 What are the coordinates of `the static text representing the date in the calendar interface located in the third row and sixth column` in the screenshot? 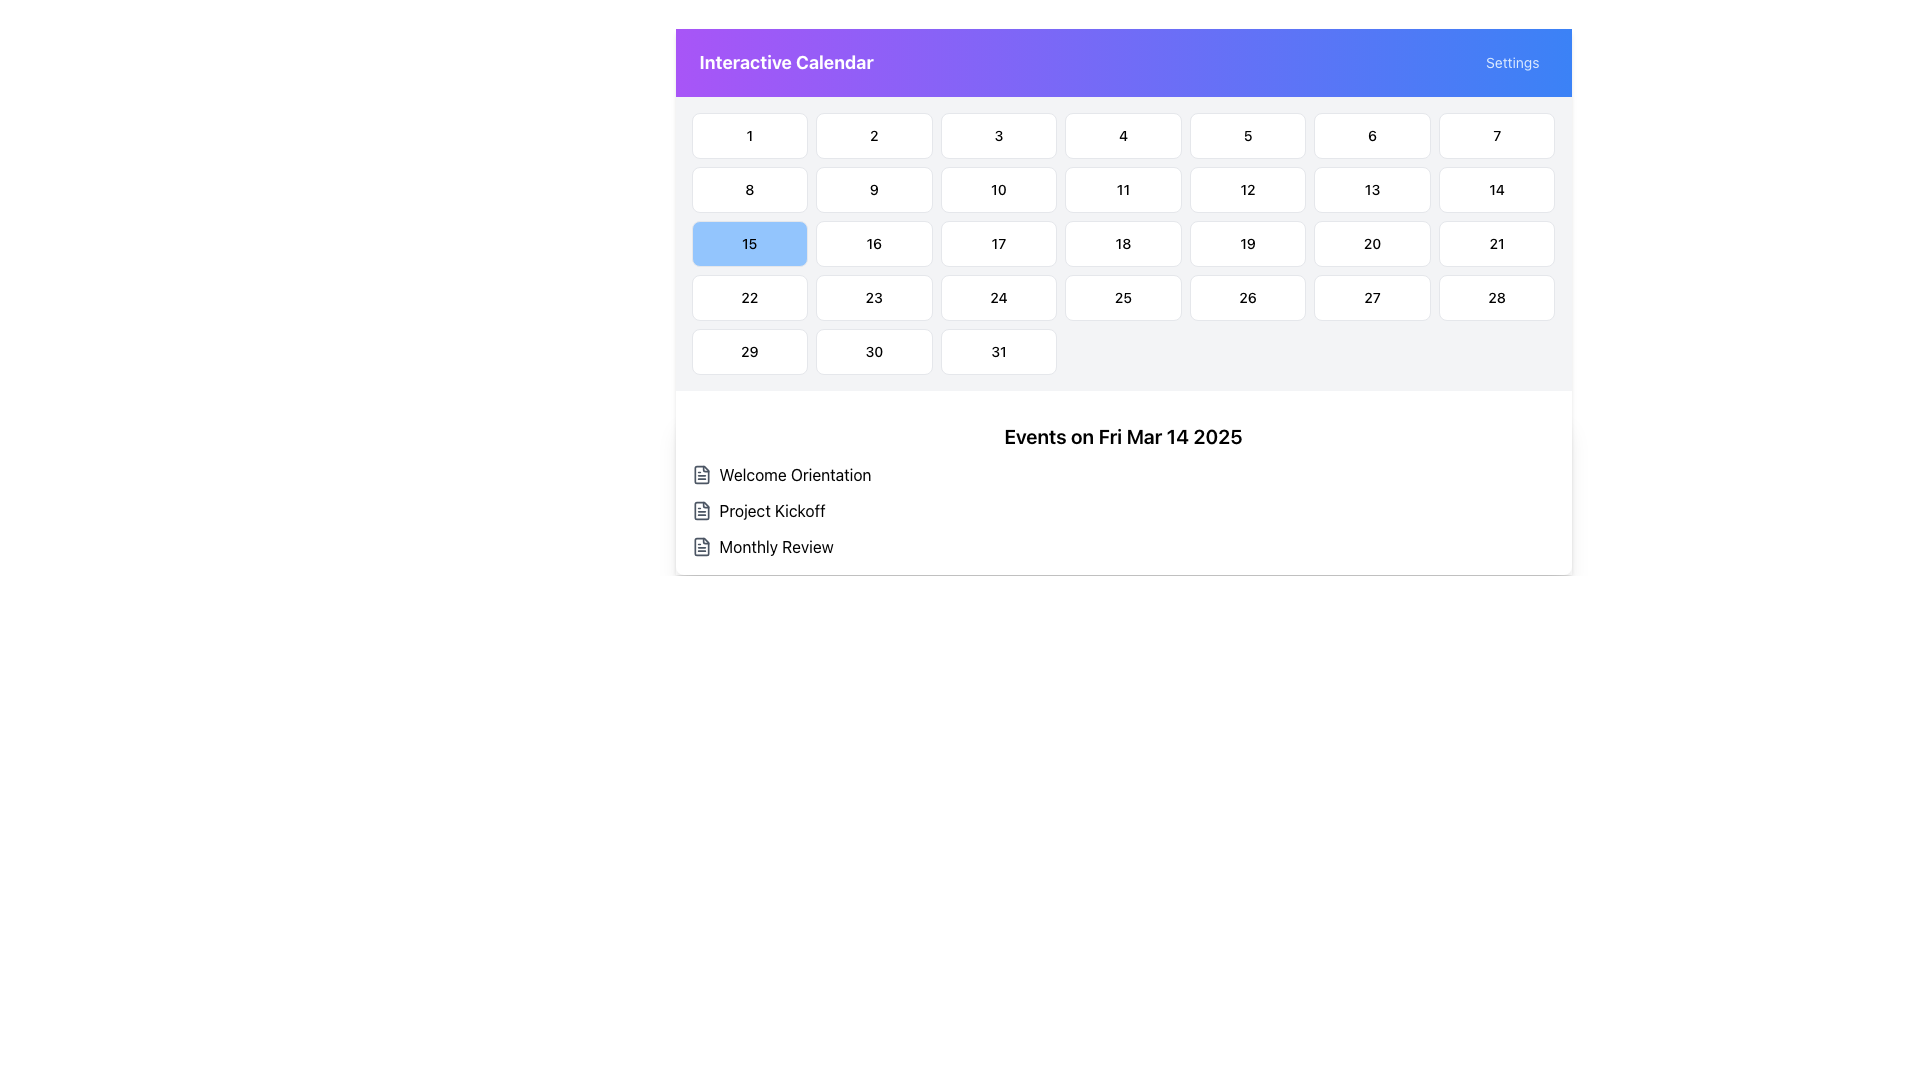 It's located at (1123, 242).